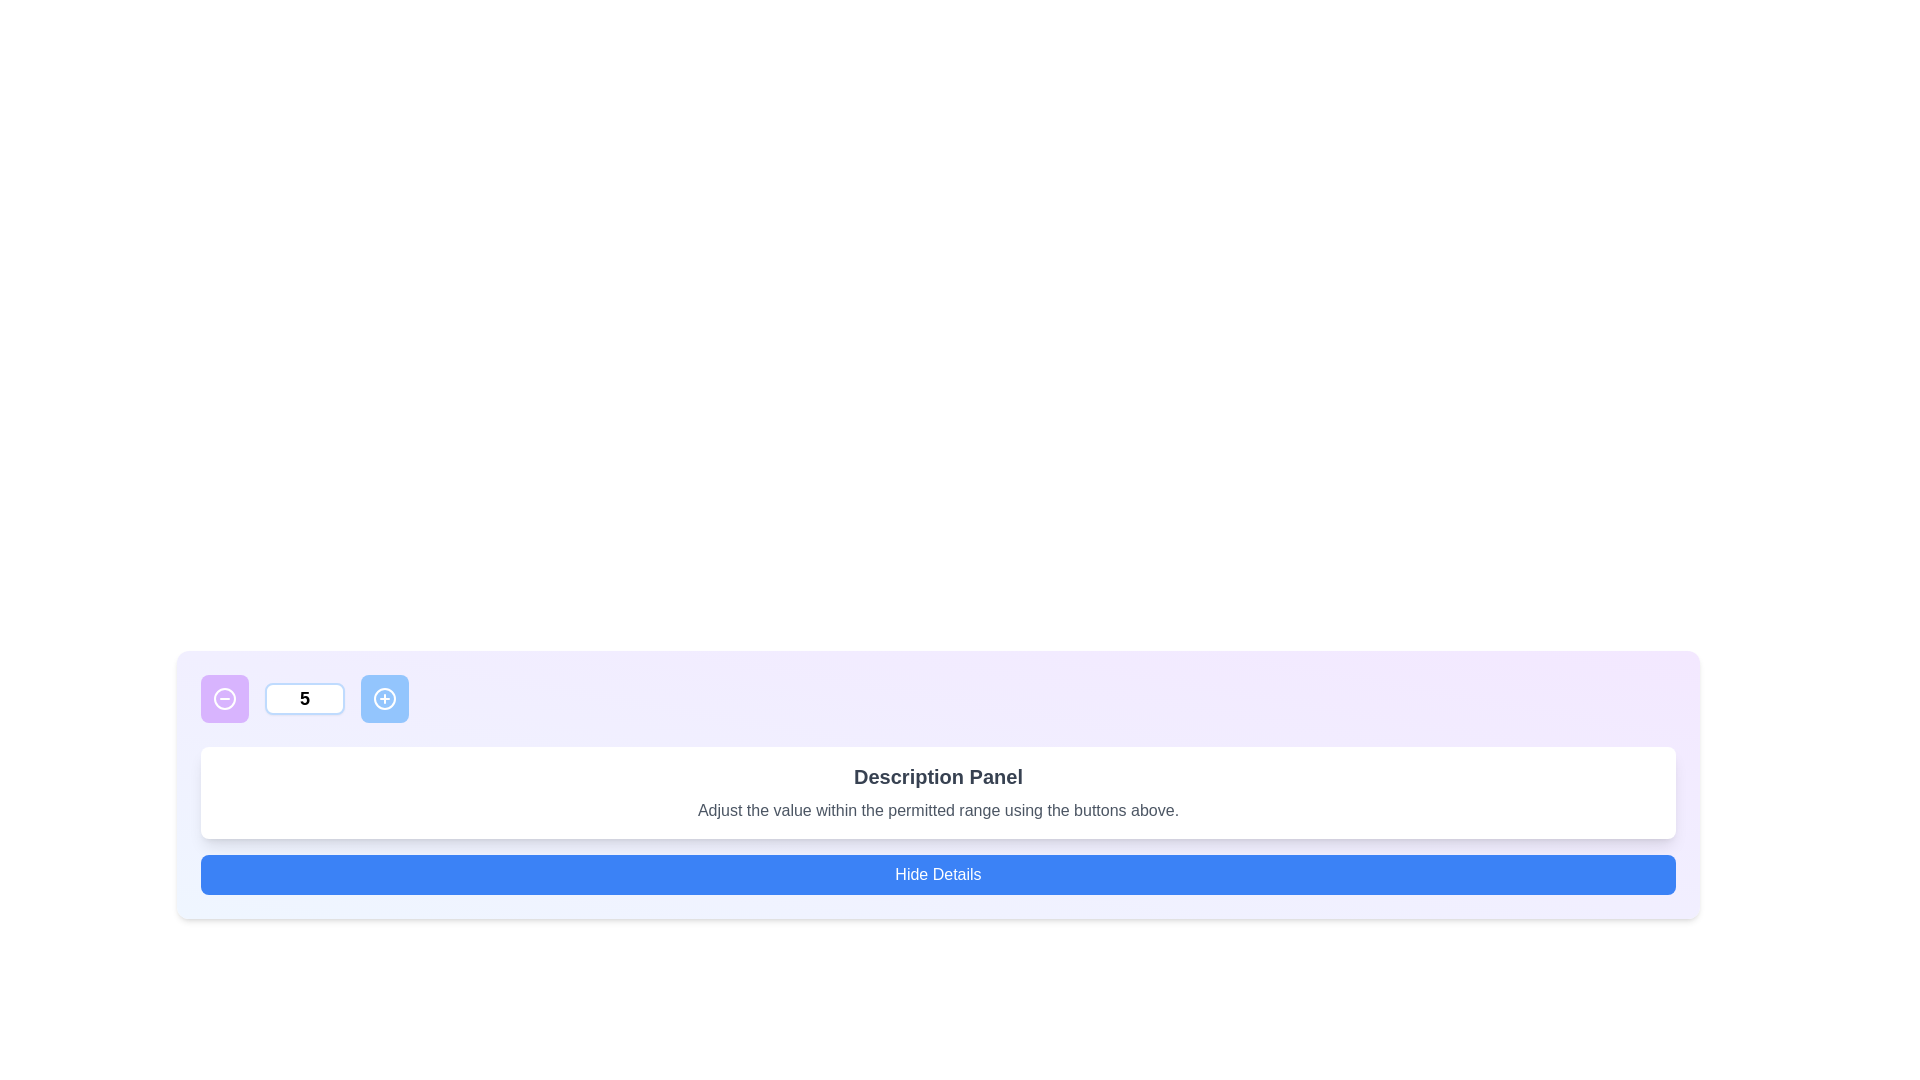 The image size is (1920, 1080). I want to click on the circular blue button with a white plus icon at its center, located within a purple background bar, so click(384, 697).